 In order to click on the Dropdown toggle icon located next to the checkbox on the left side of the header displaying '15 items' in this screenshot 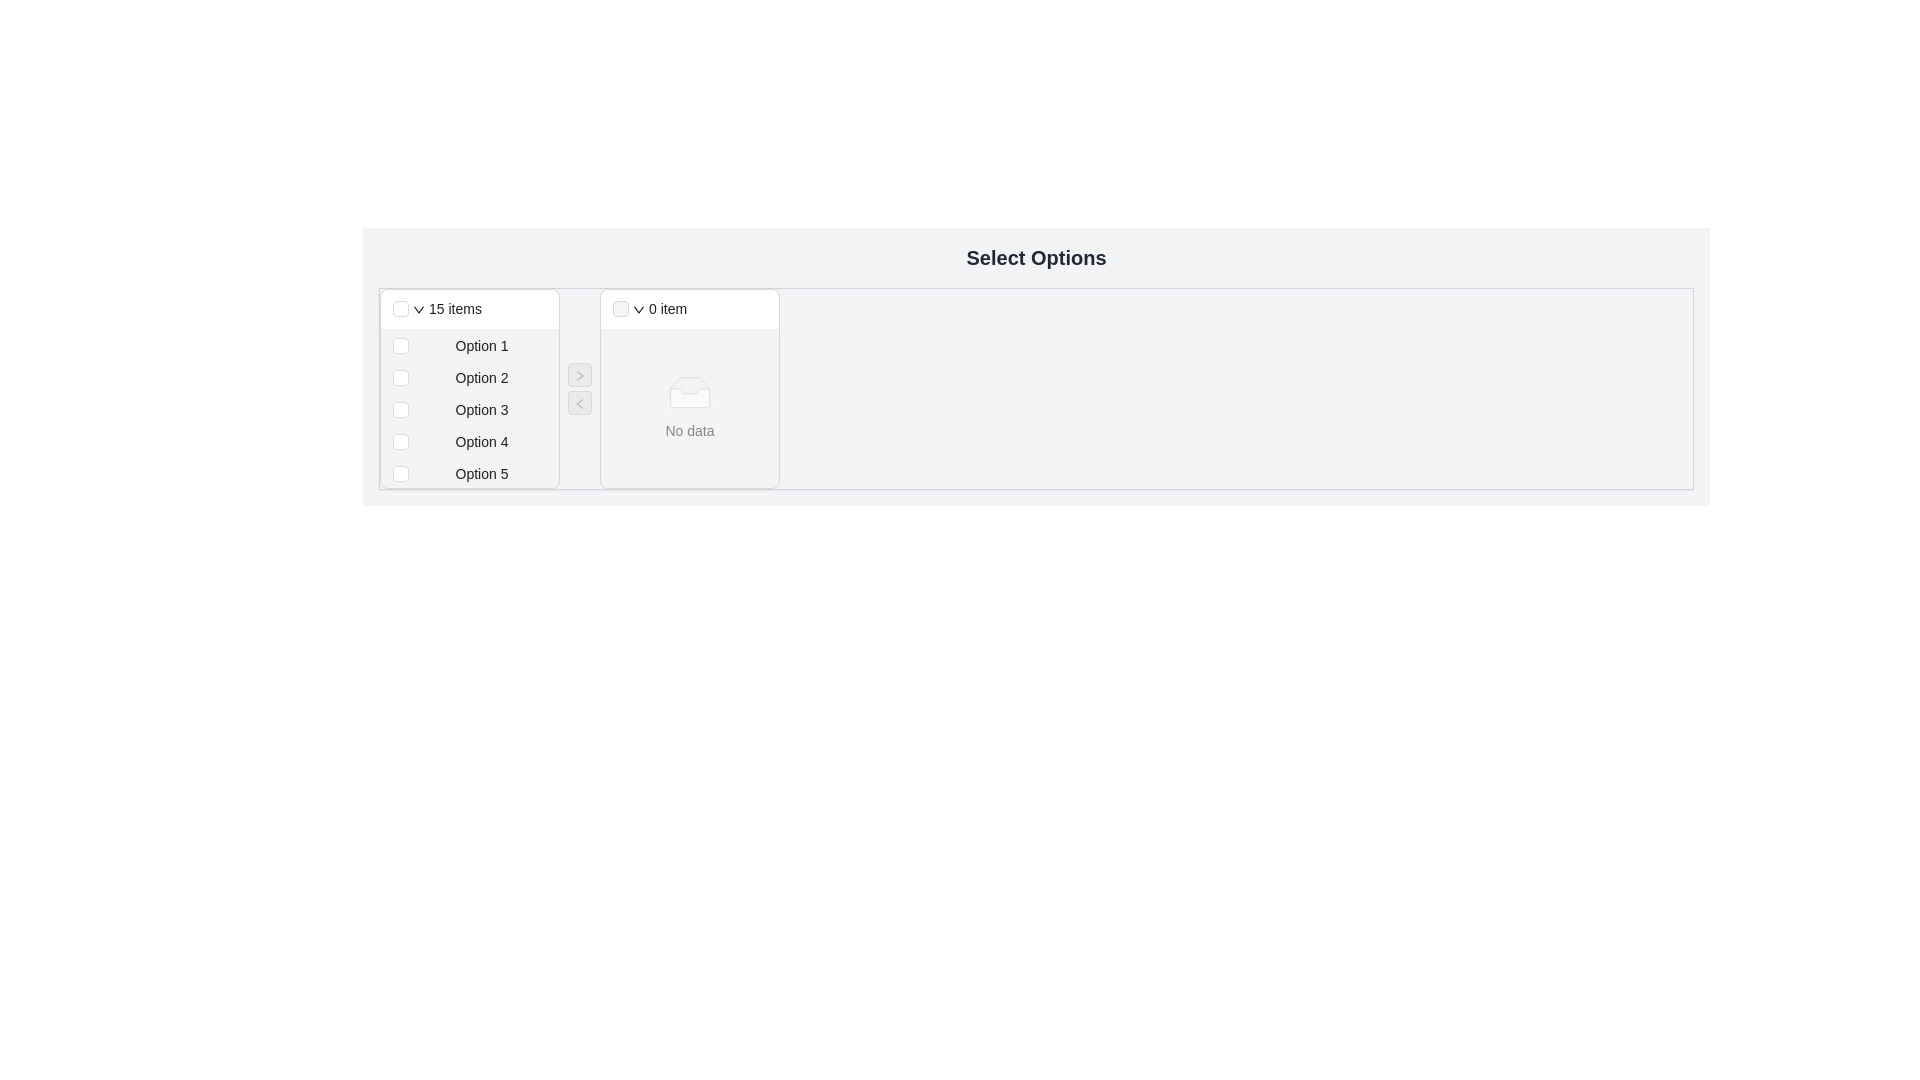, I will do `click(417, 309)`.